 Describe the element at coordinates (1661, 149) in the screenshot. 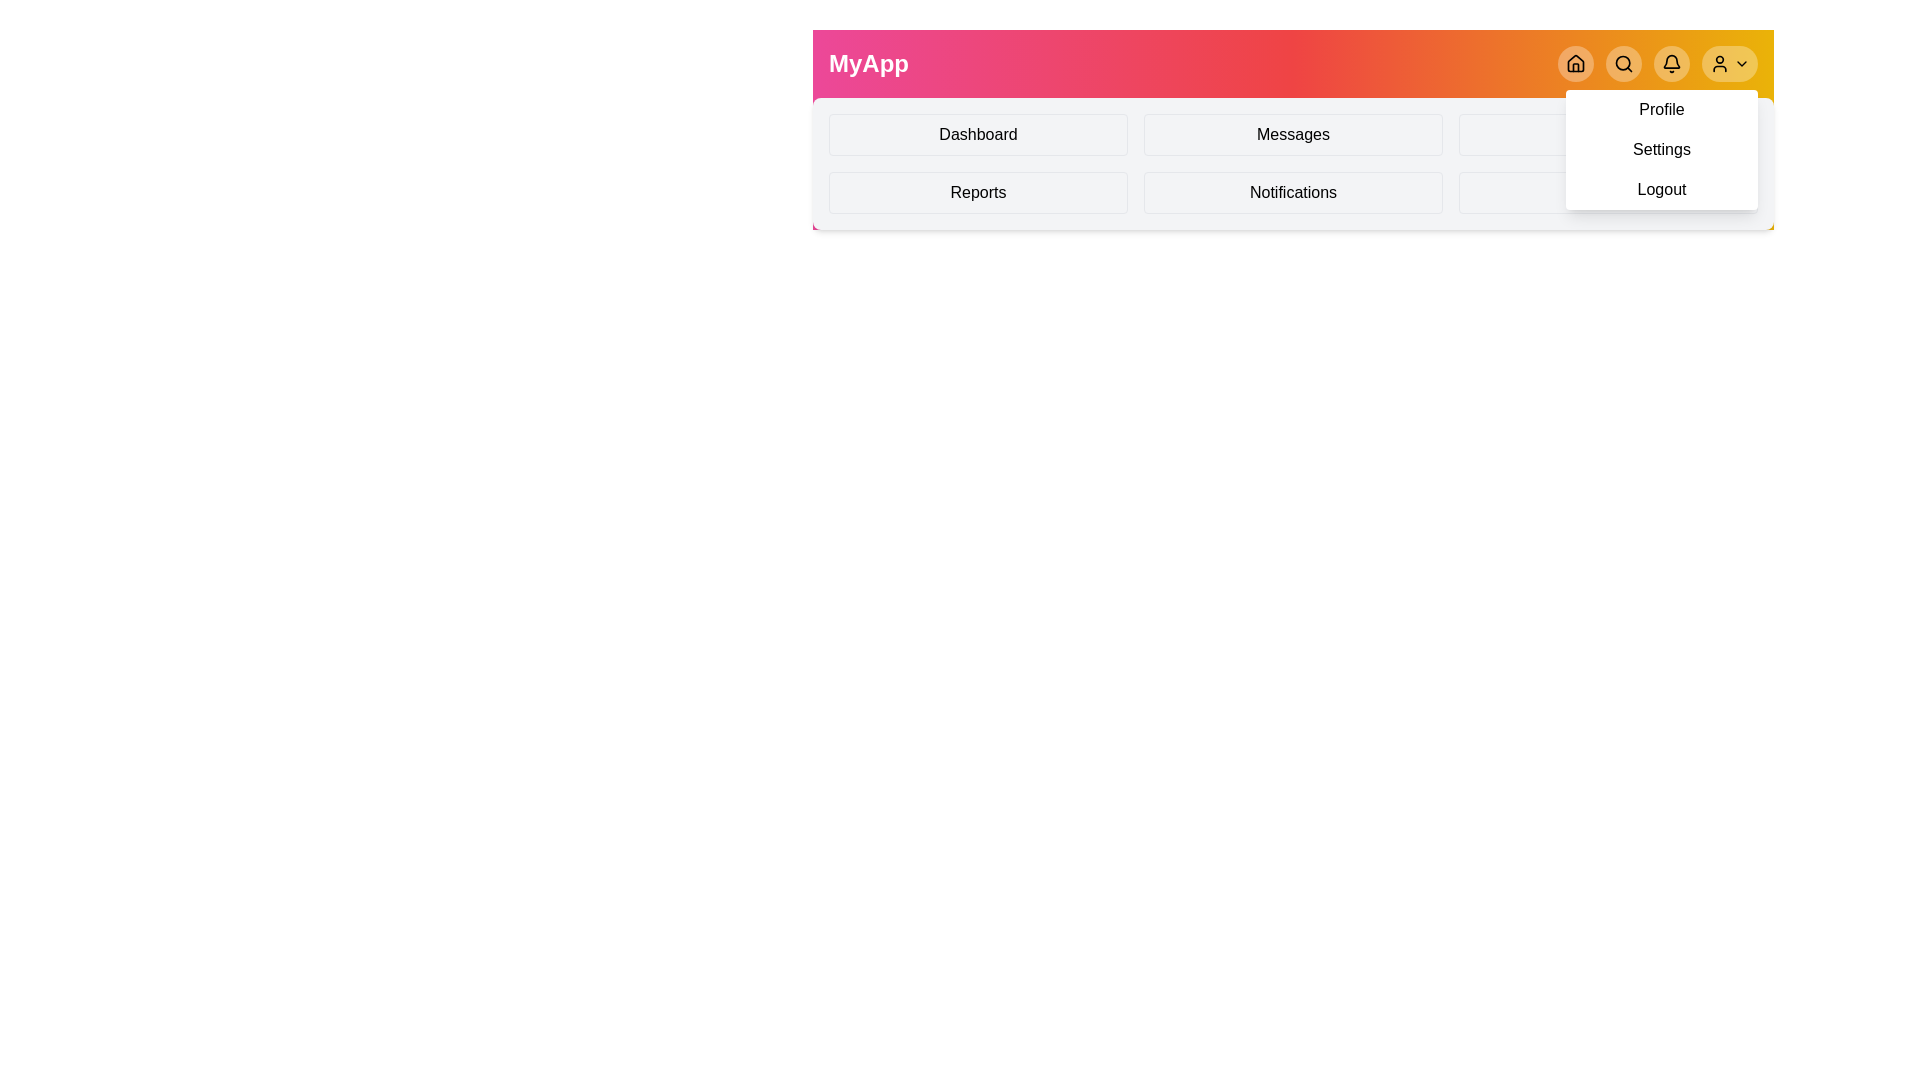

I see `the Settings from the profile menu` at that location.